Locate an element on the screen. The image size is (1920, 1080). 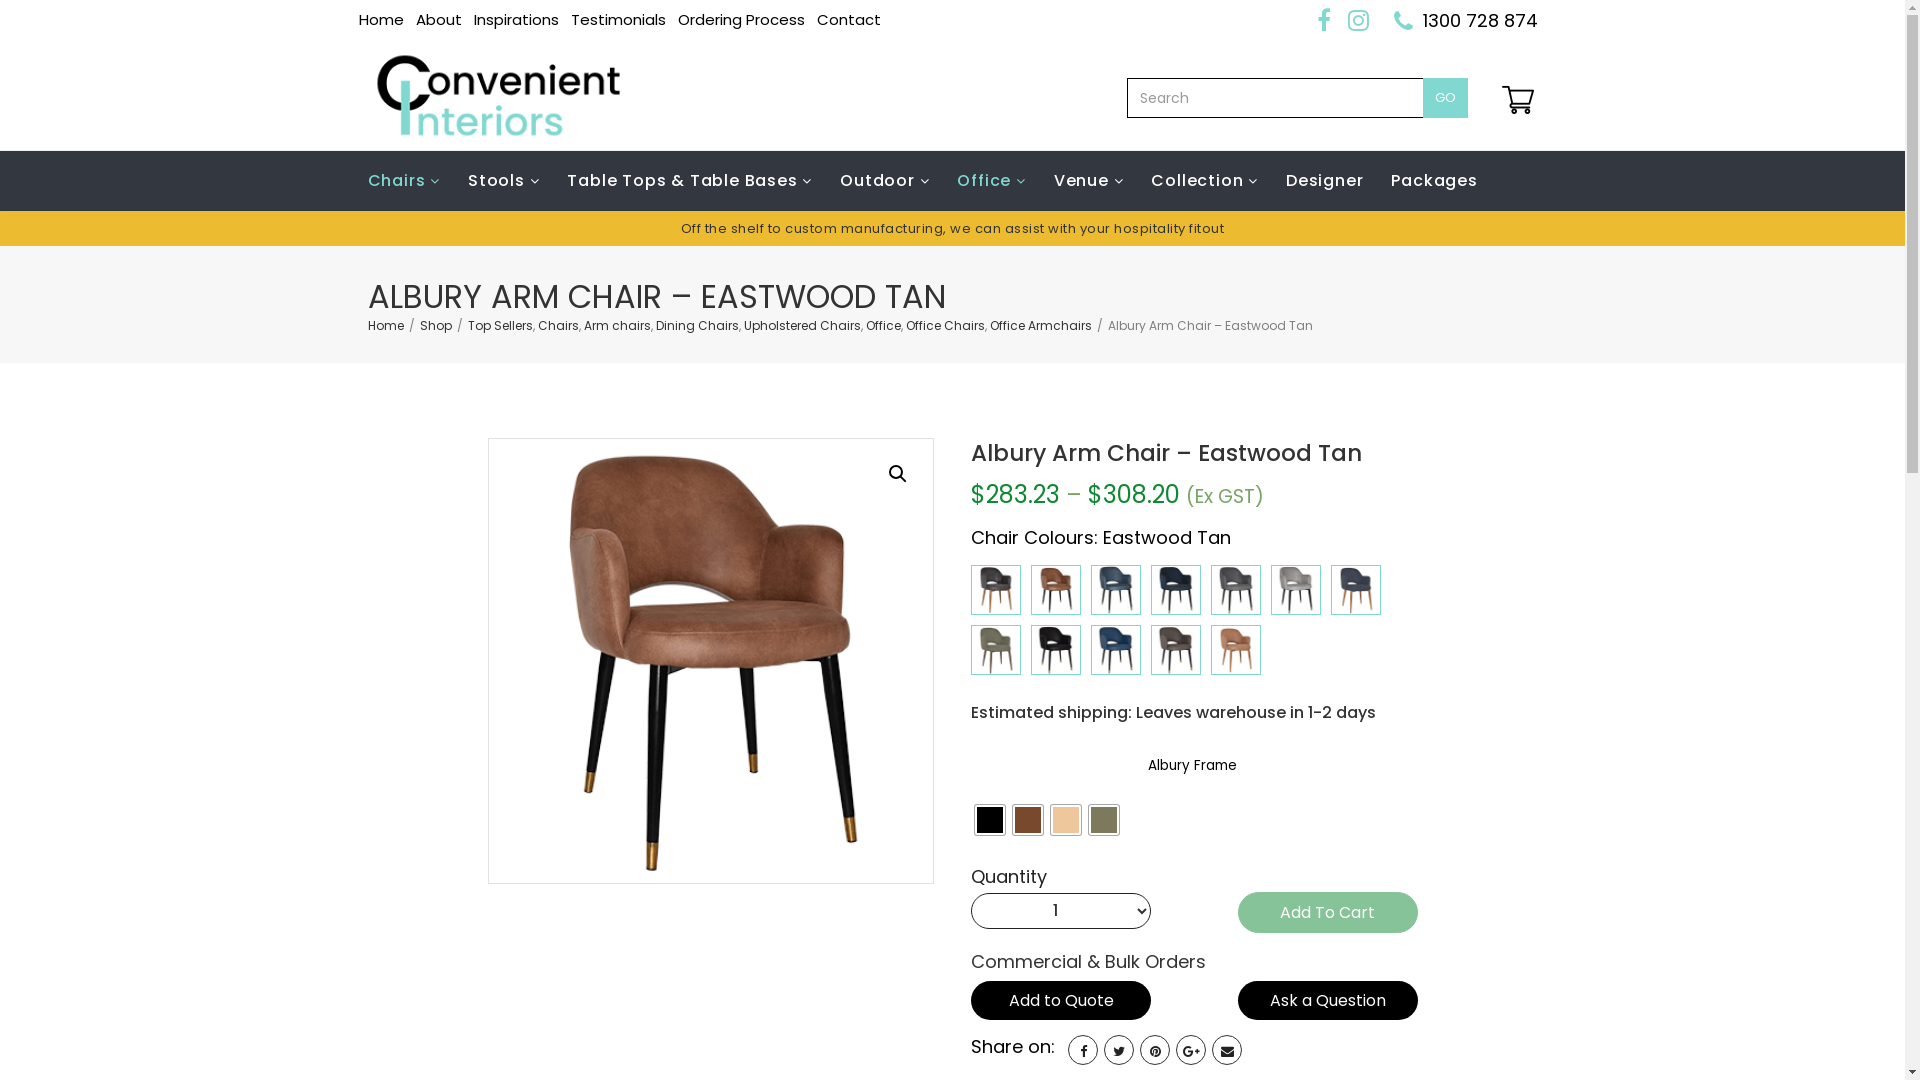
'Albury Arm Chair - Vinyl Charcoal' is located at coordinates (1176, 650).